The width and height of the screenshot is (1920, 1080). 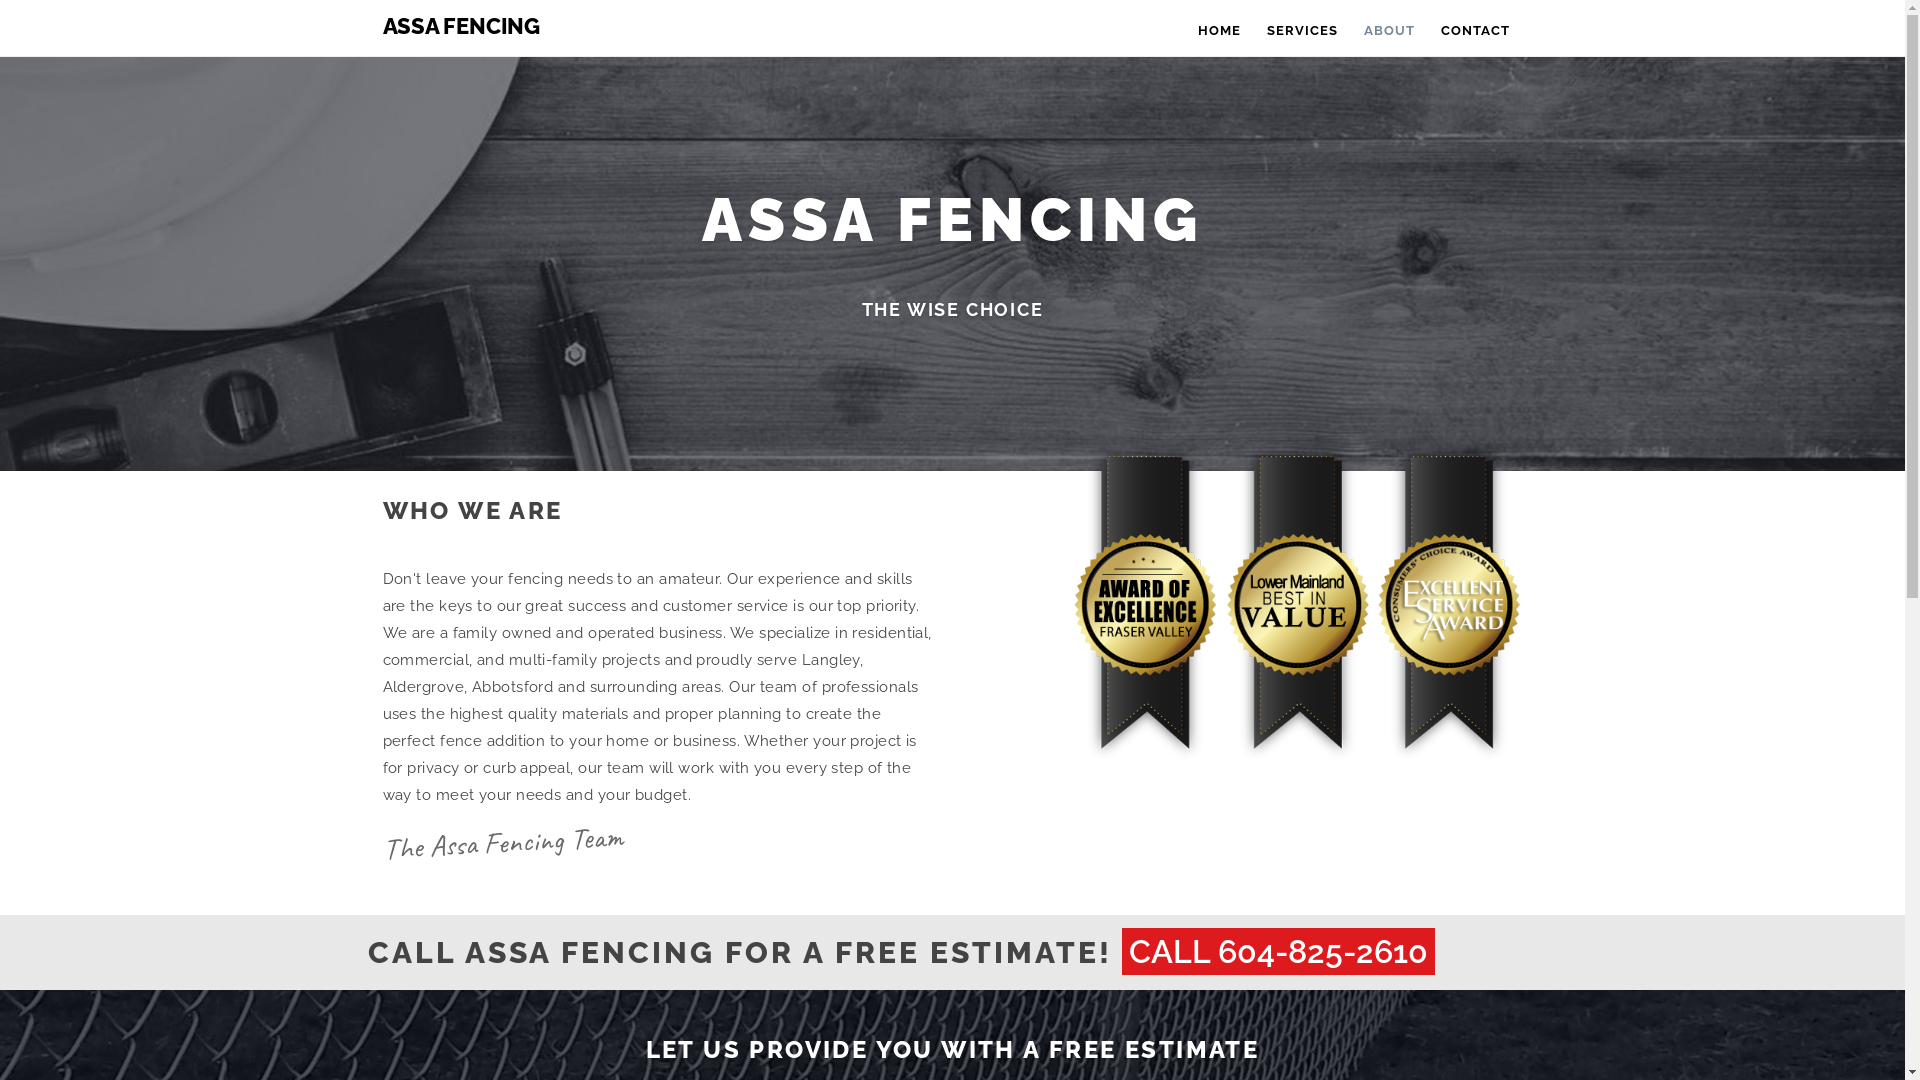 What do you see at coordinates (1427, 27) in the screenshot?
I see `'CONTACT'` at bounding box center [1427, 27].